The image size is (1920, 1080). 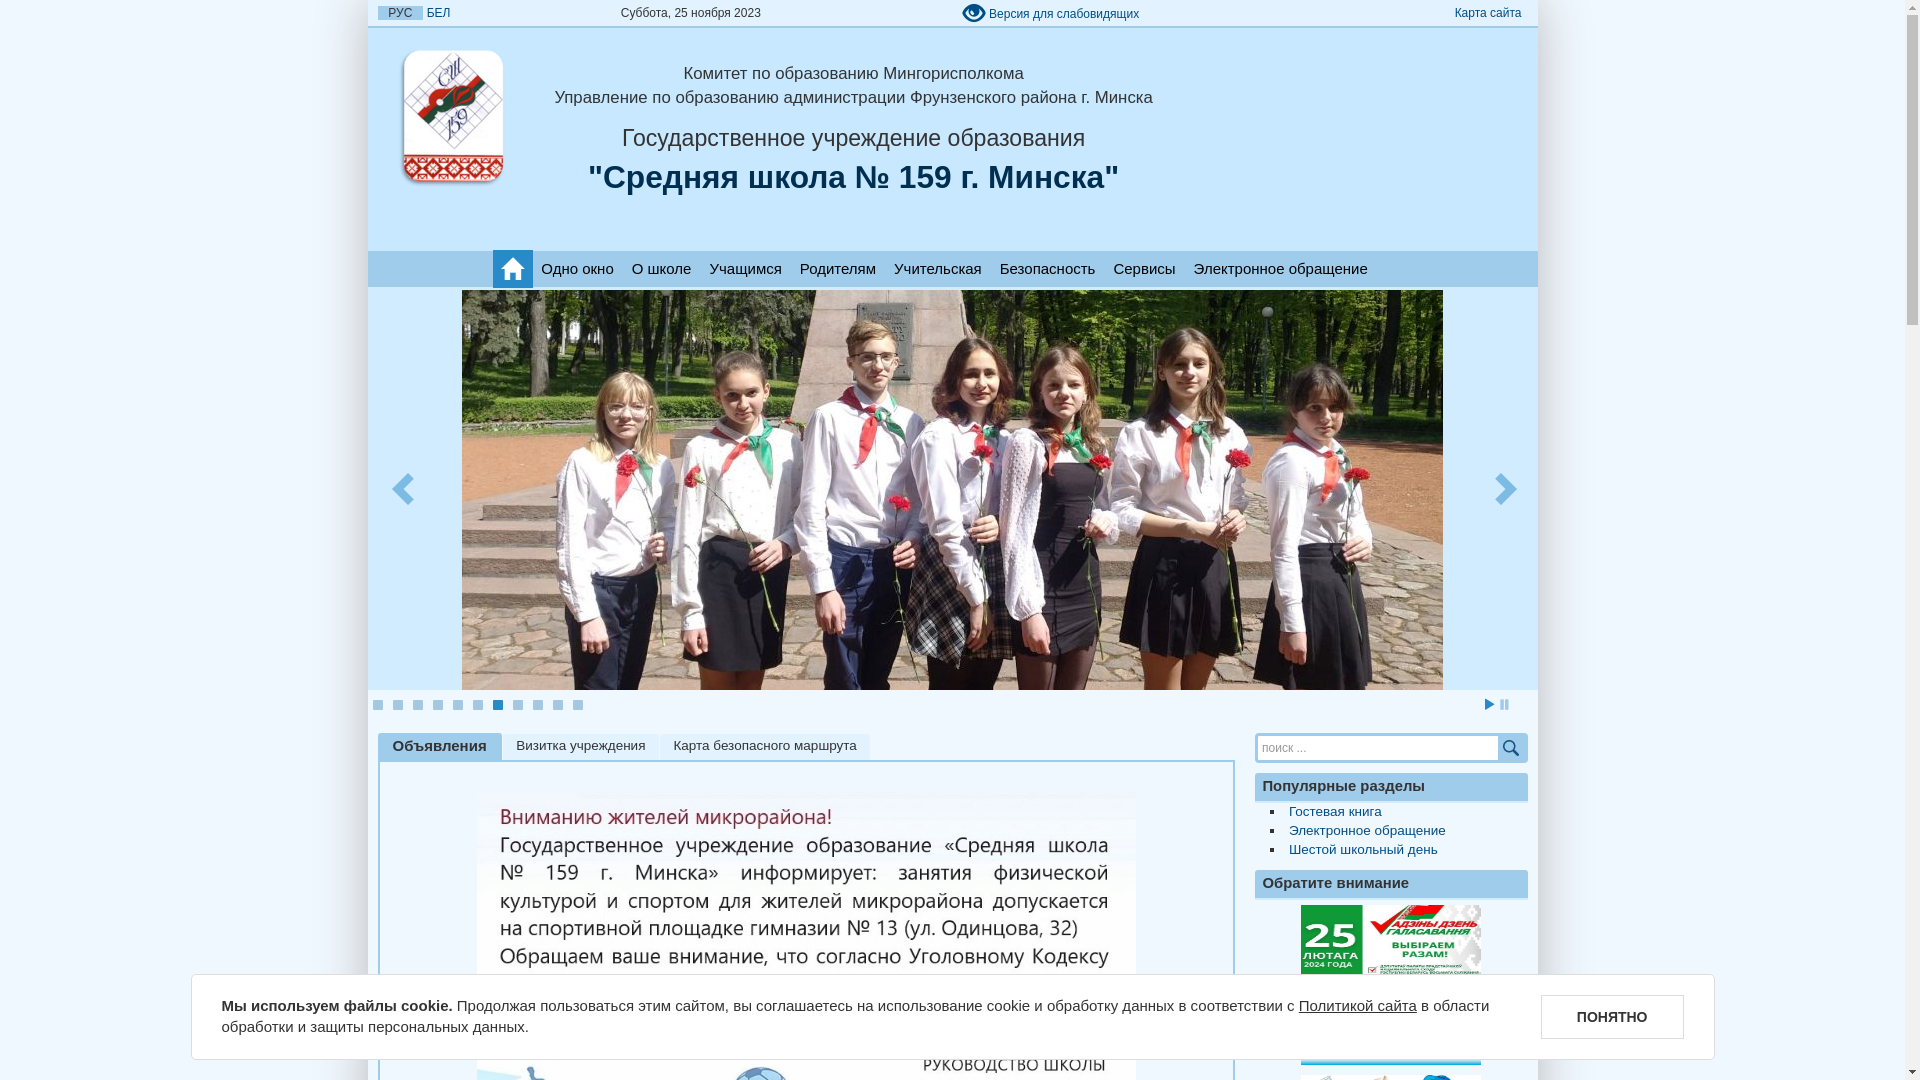 I want to click on '4', so click(x=435, y=704).